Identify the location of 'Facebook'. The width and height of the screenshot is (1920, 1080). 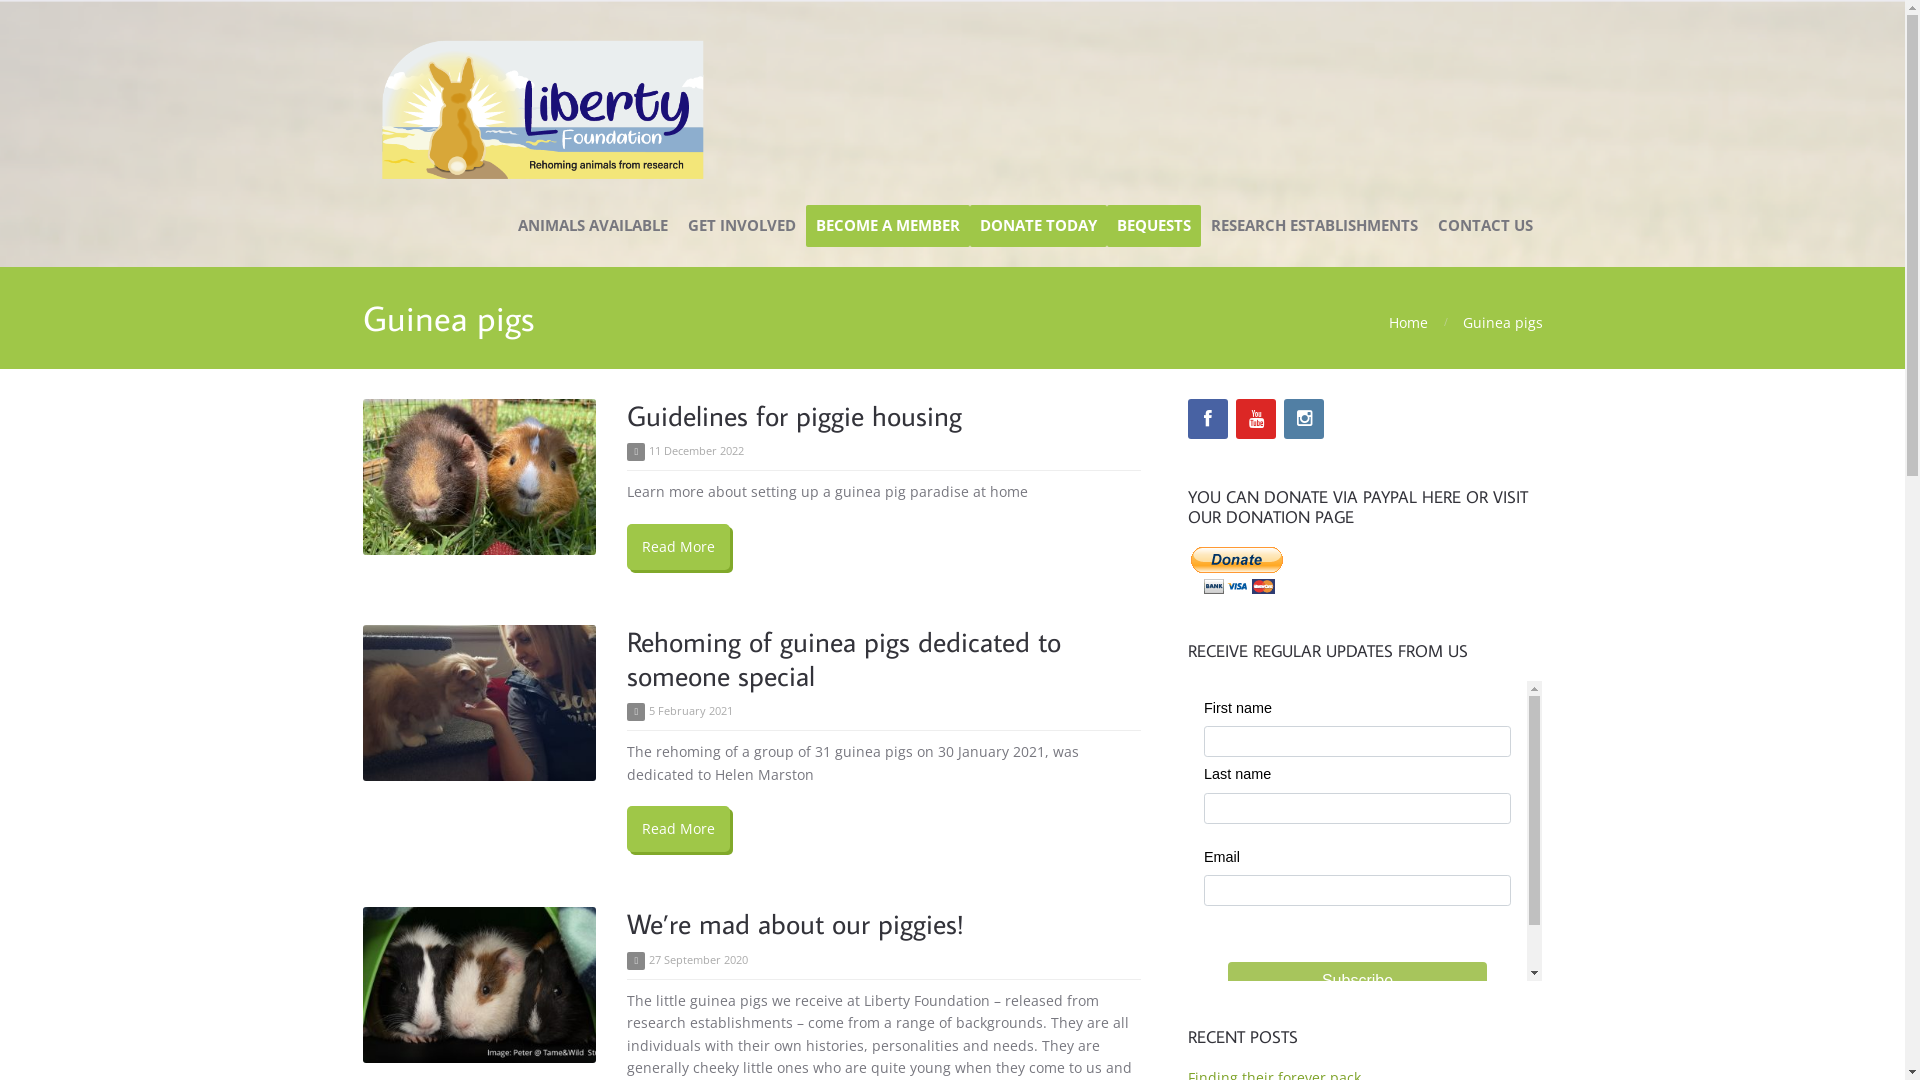
(1207, 418).